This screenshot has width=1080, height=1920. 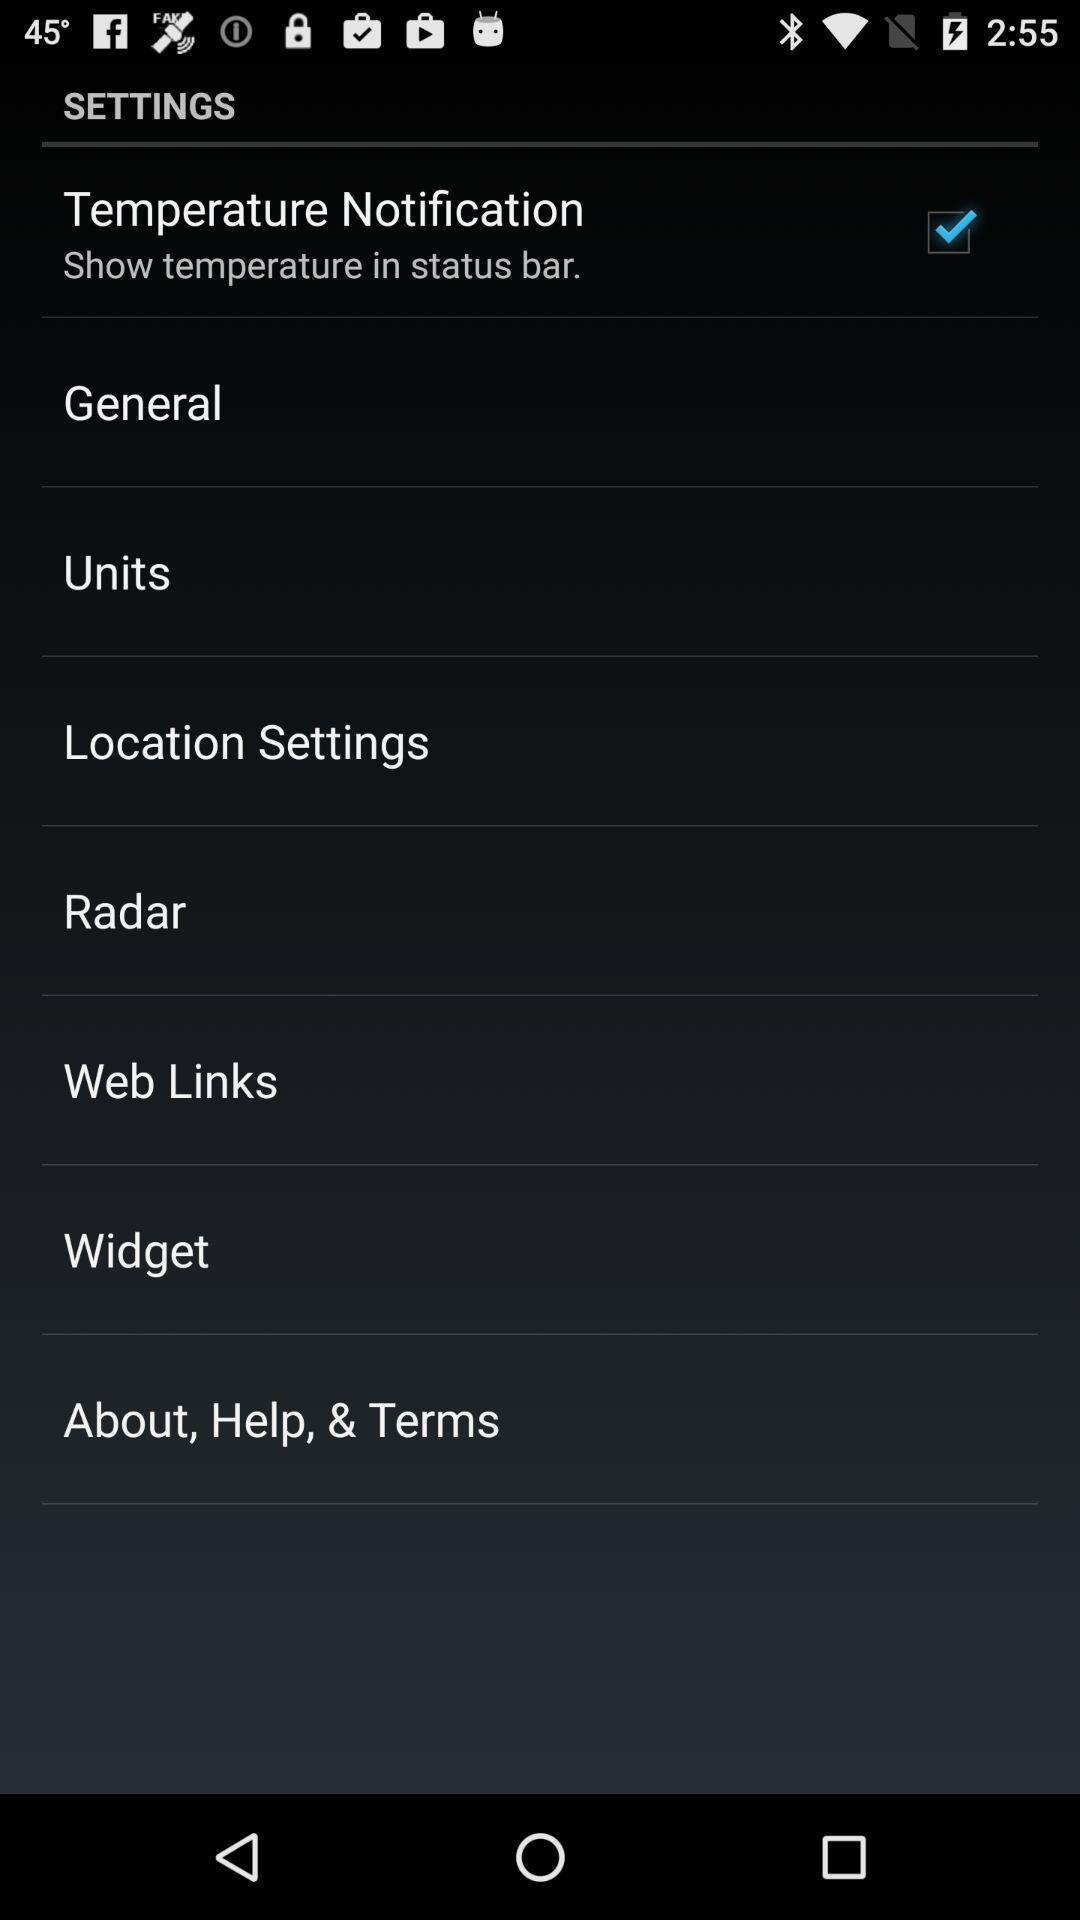 I want to click on the show temperature in item, so click(x=321, y=263).